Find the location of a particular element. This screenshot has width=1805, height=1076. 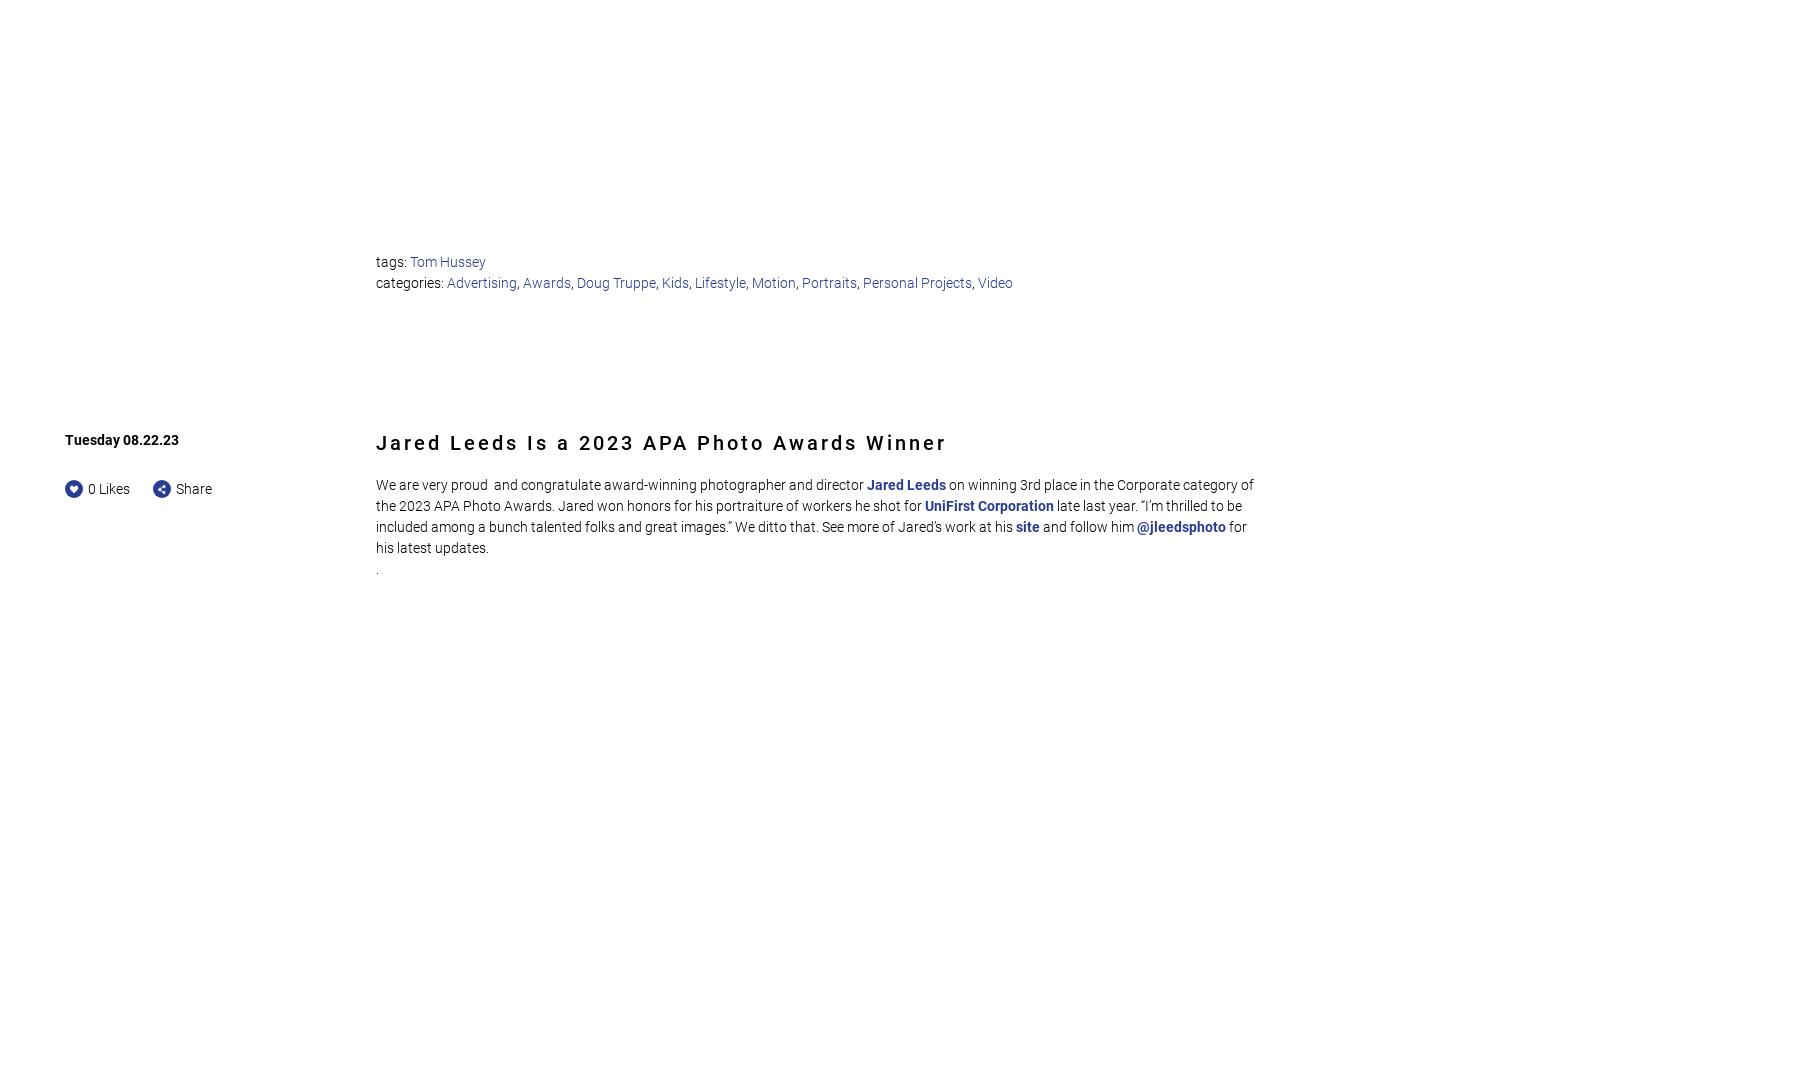

'.' is located at coordinates (377, 567).